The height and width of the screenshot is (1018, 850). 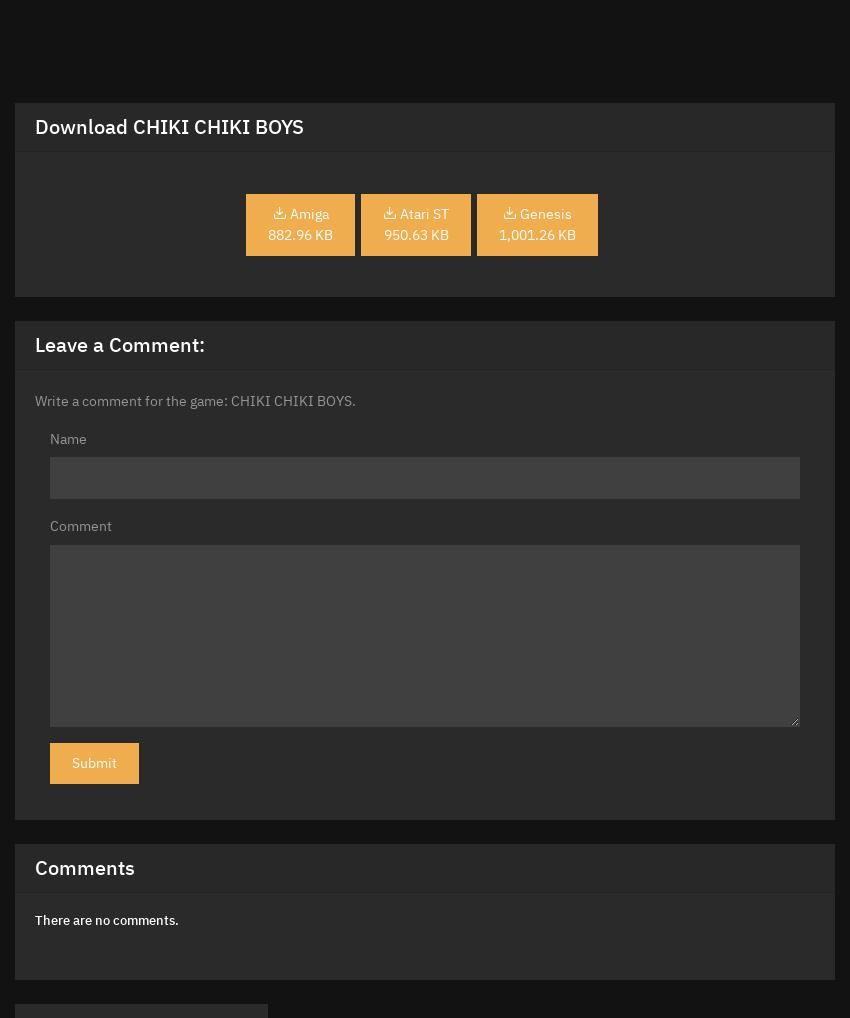 What do you see at coordinates (415, 233) in the screenshot?
I see `'950.63 KB'` at bounding box center [415, 233].